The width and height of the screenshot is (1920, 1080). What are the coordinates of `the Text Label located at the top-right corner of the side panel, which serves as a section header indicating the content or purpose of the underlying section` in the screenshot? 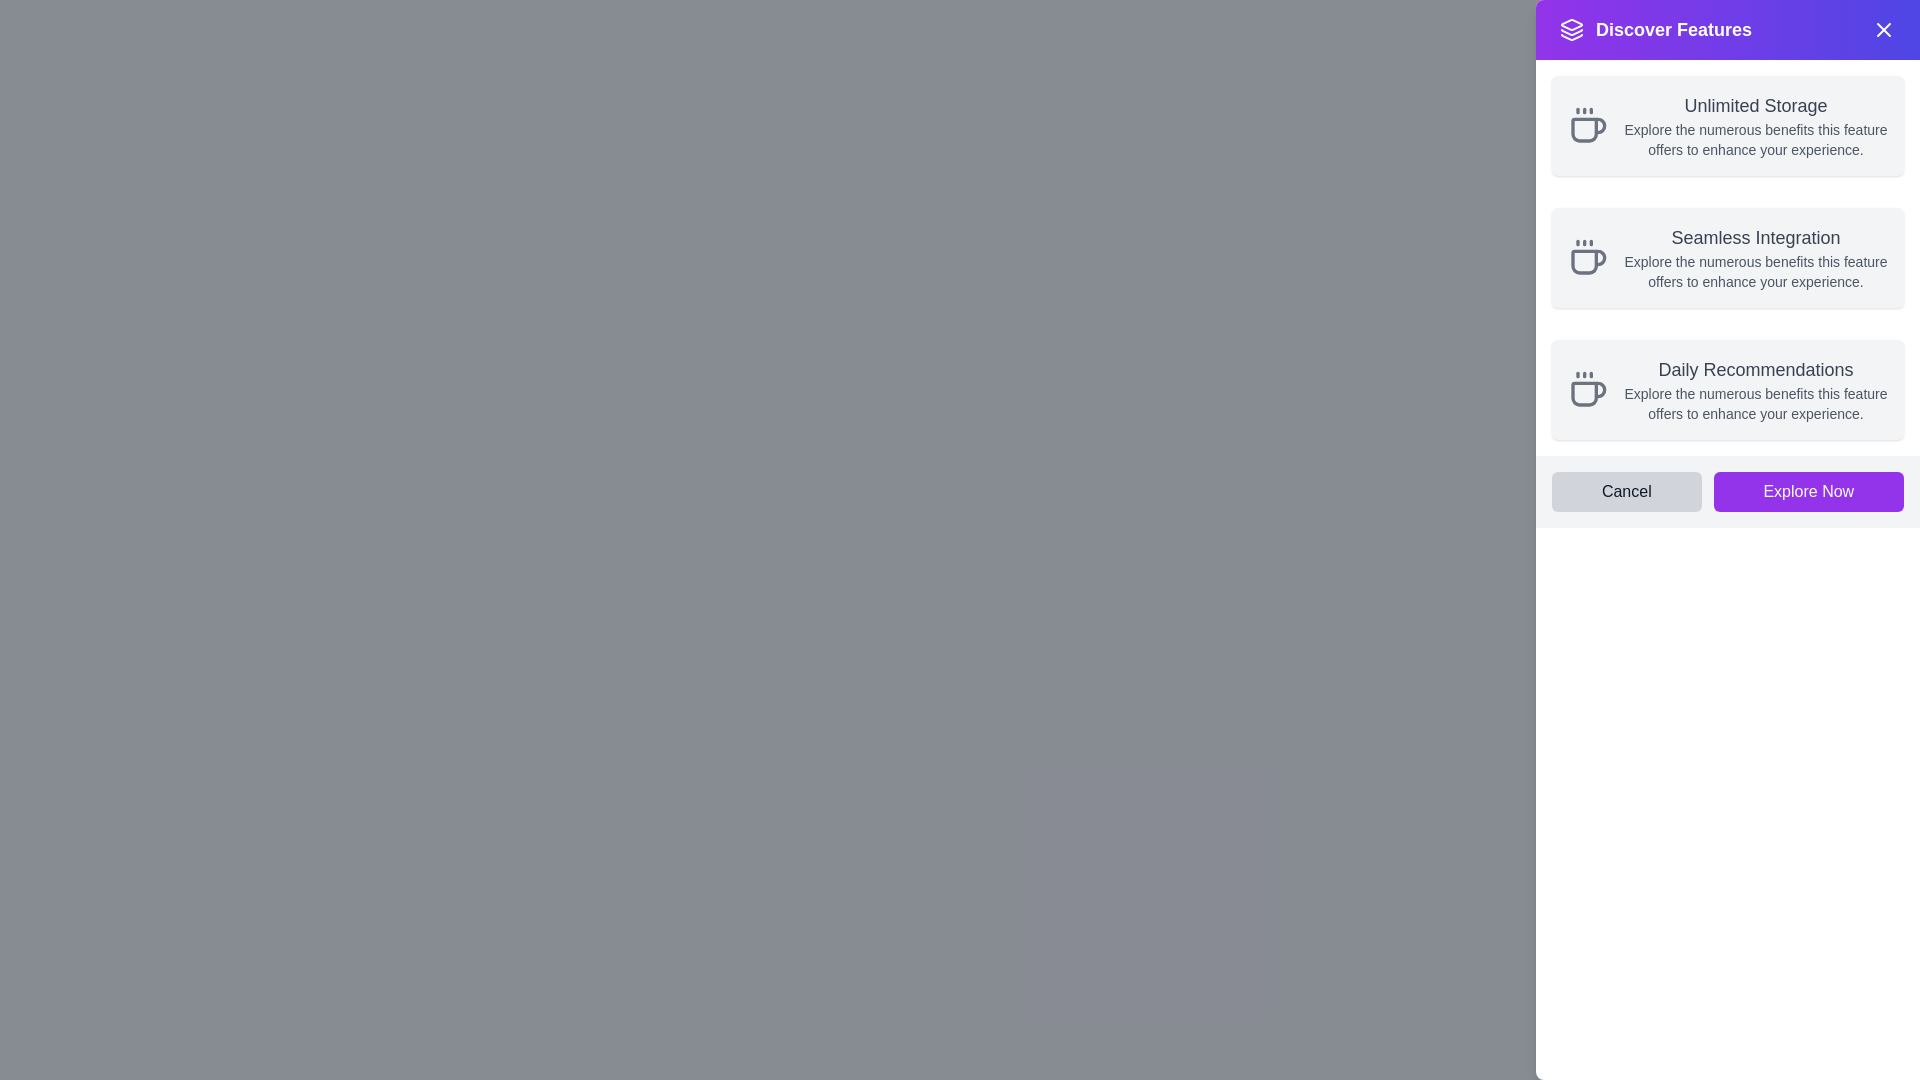 It's located at (1674, 30).